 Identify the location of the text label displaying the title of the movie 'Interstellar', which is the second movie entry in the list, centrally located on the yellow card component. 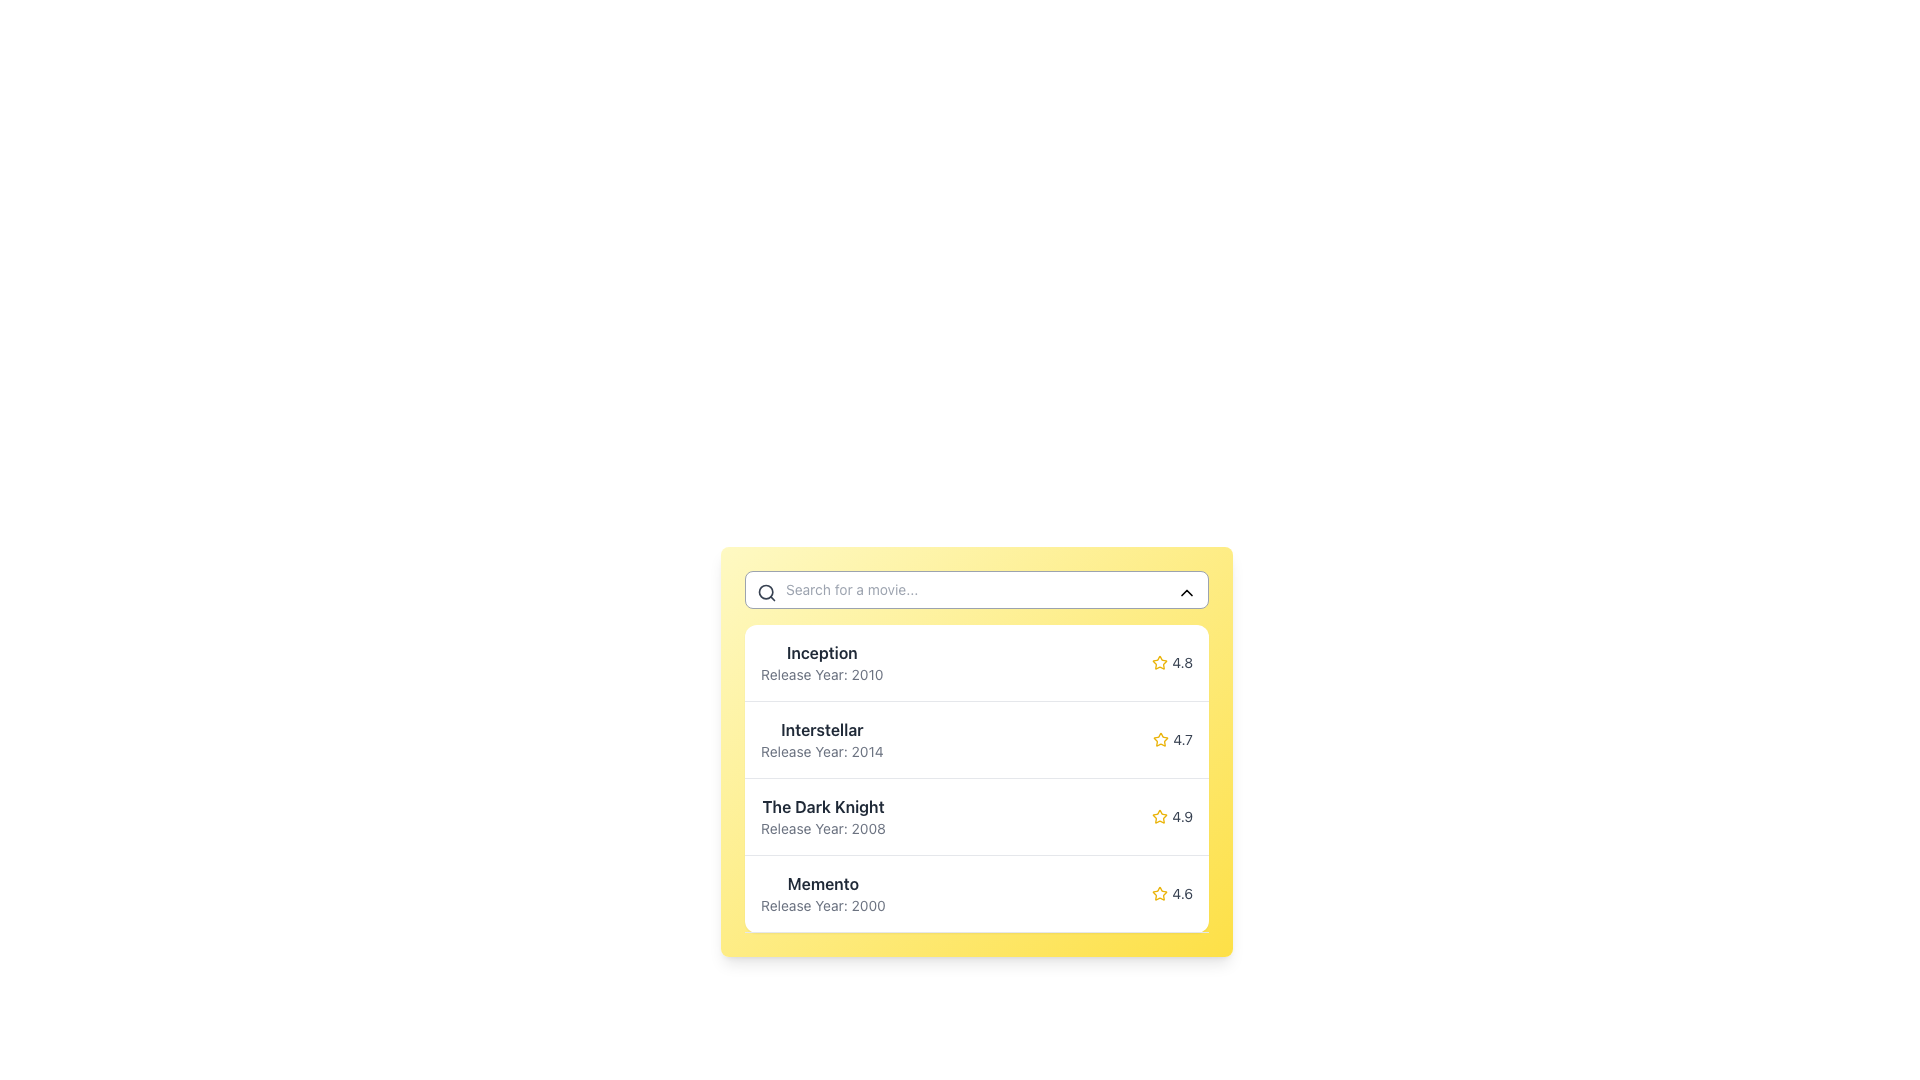
(822, 729).